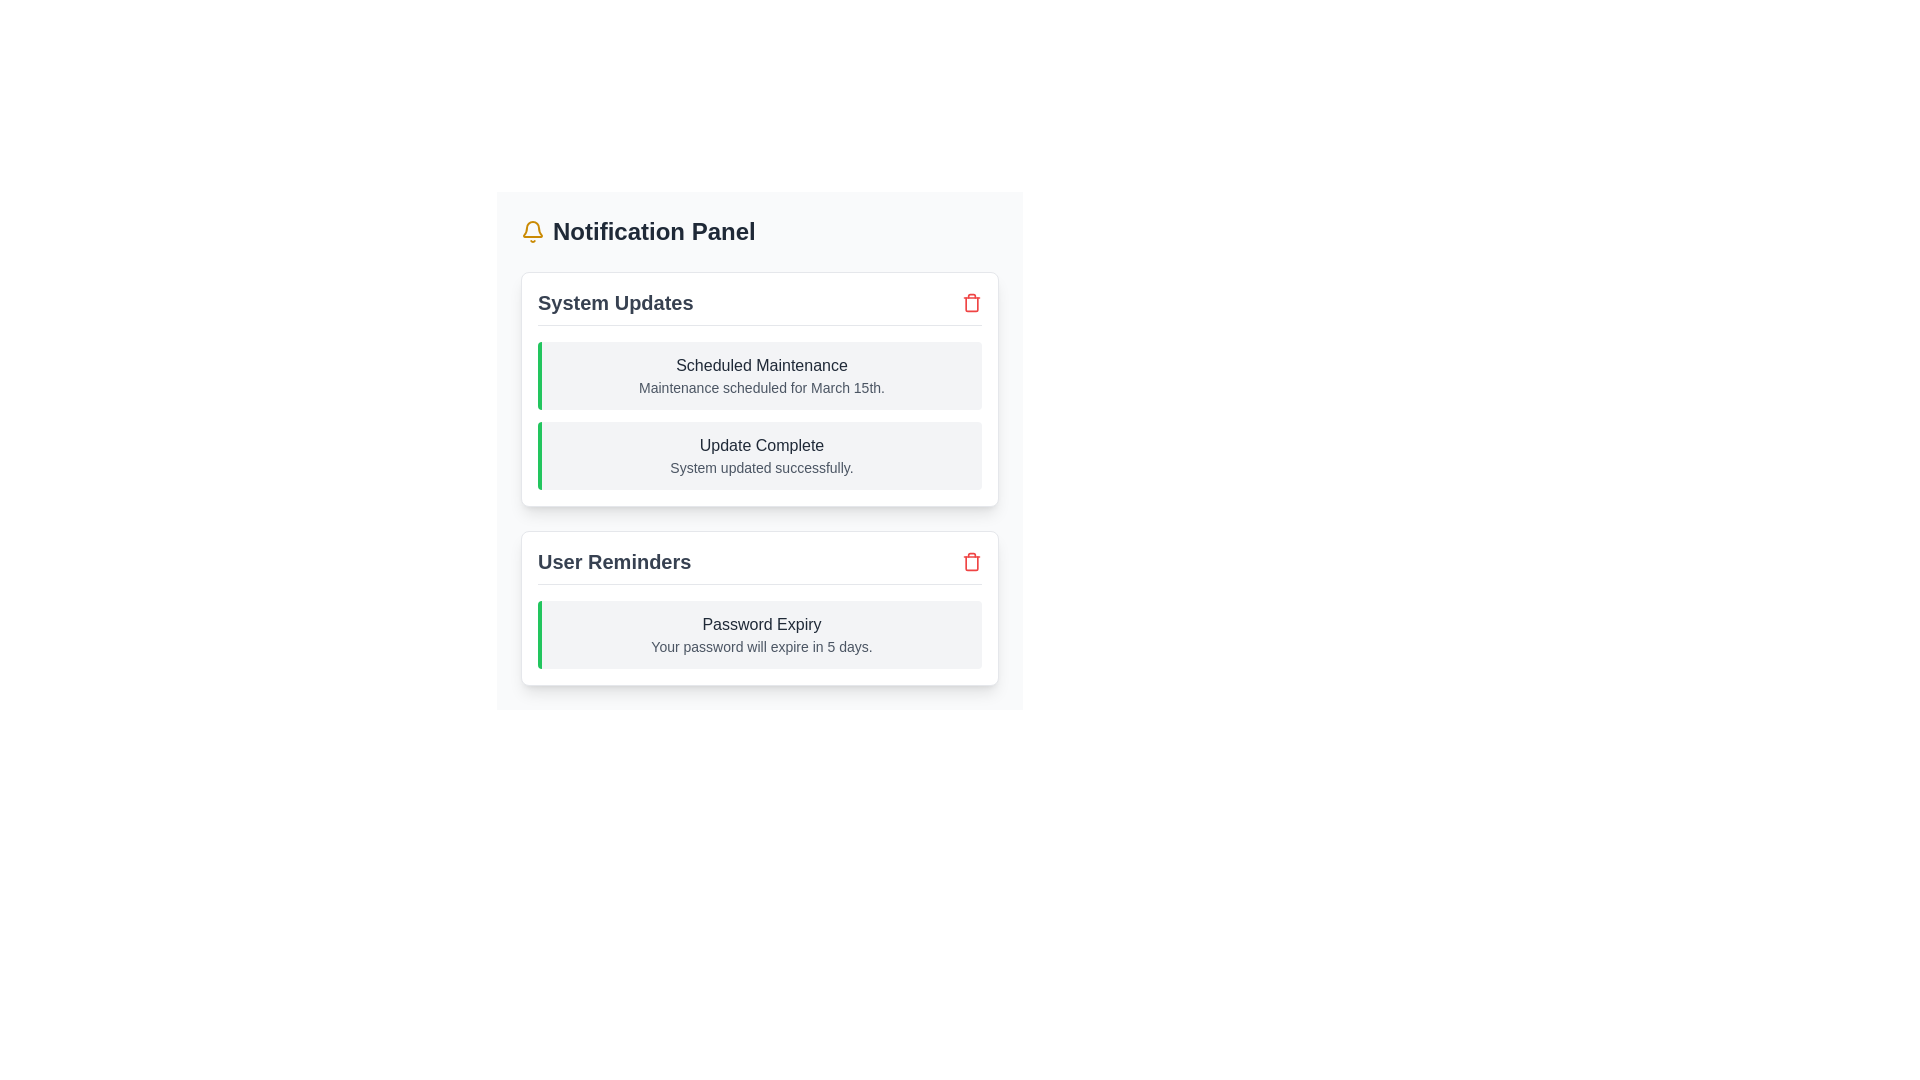 This screenshot has width=1920, height=1080. What do you see at coordinates (758, 623) in the screenshot?
I see `the notification text of Password Expiry` at bounding box center [758, 623].